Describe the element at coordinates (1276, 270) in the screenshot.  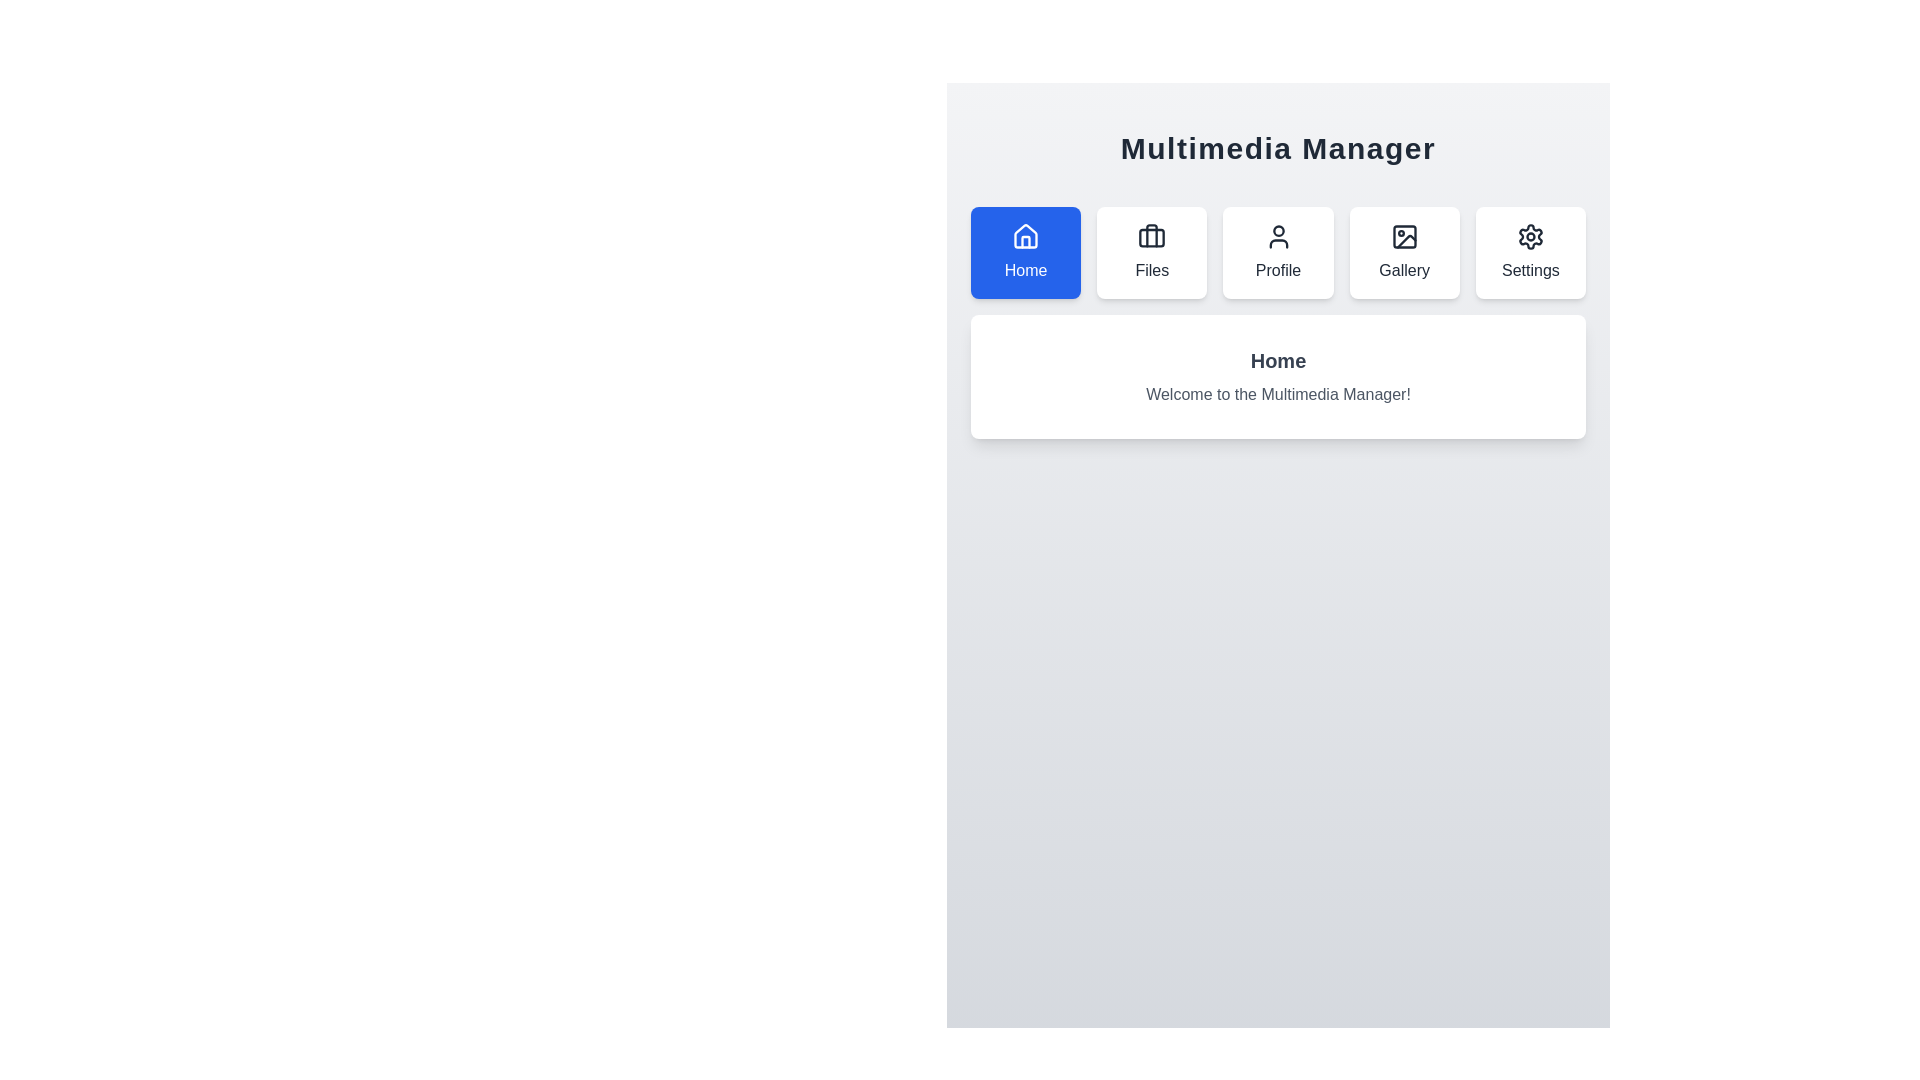
I see `the 'Profile' button which contains the text label directing users to the Profile section of the application` at that location.